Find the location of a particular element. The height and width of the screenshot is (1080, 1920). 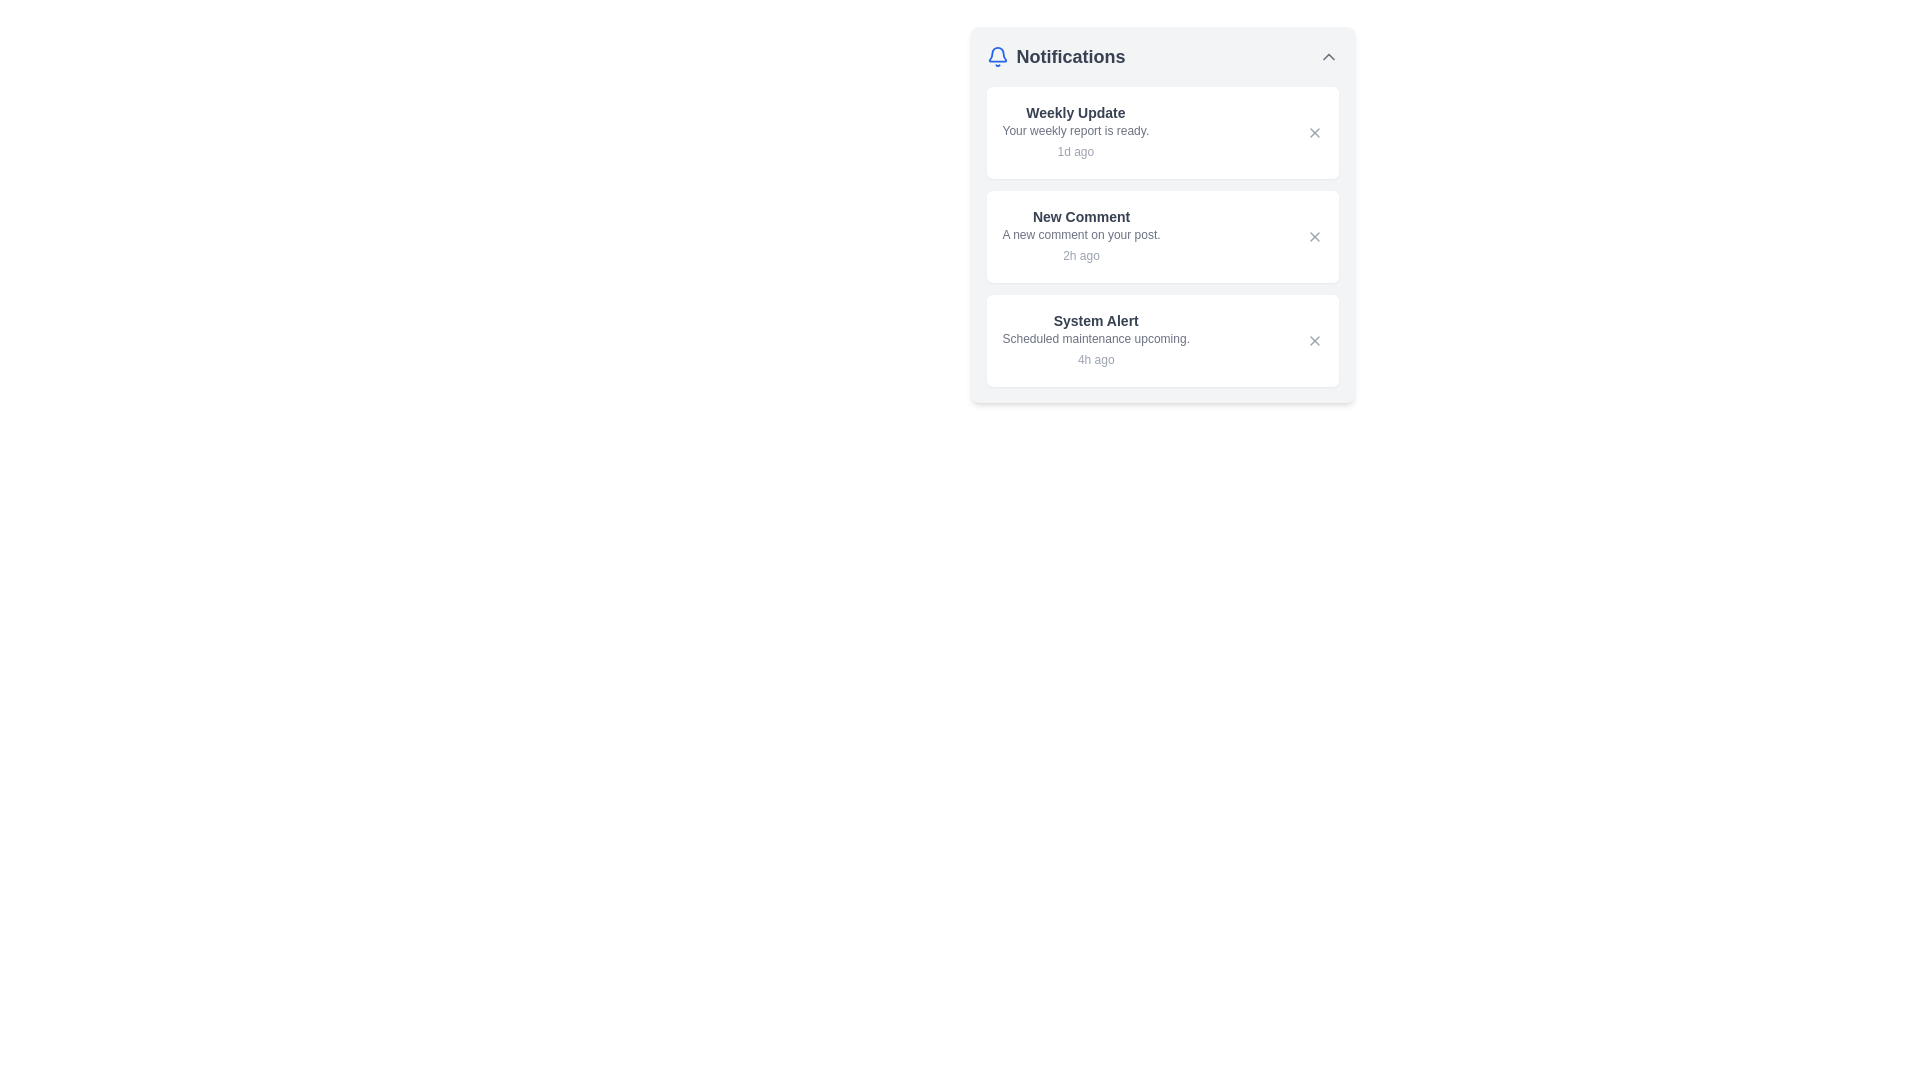

the text label displaying 'Your weekly report is ready.' which is styled in gray font and positioned beneath the 'Weekly Update' heading is located at coordinates (1074, 131).